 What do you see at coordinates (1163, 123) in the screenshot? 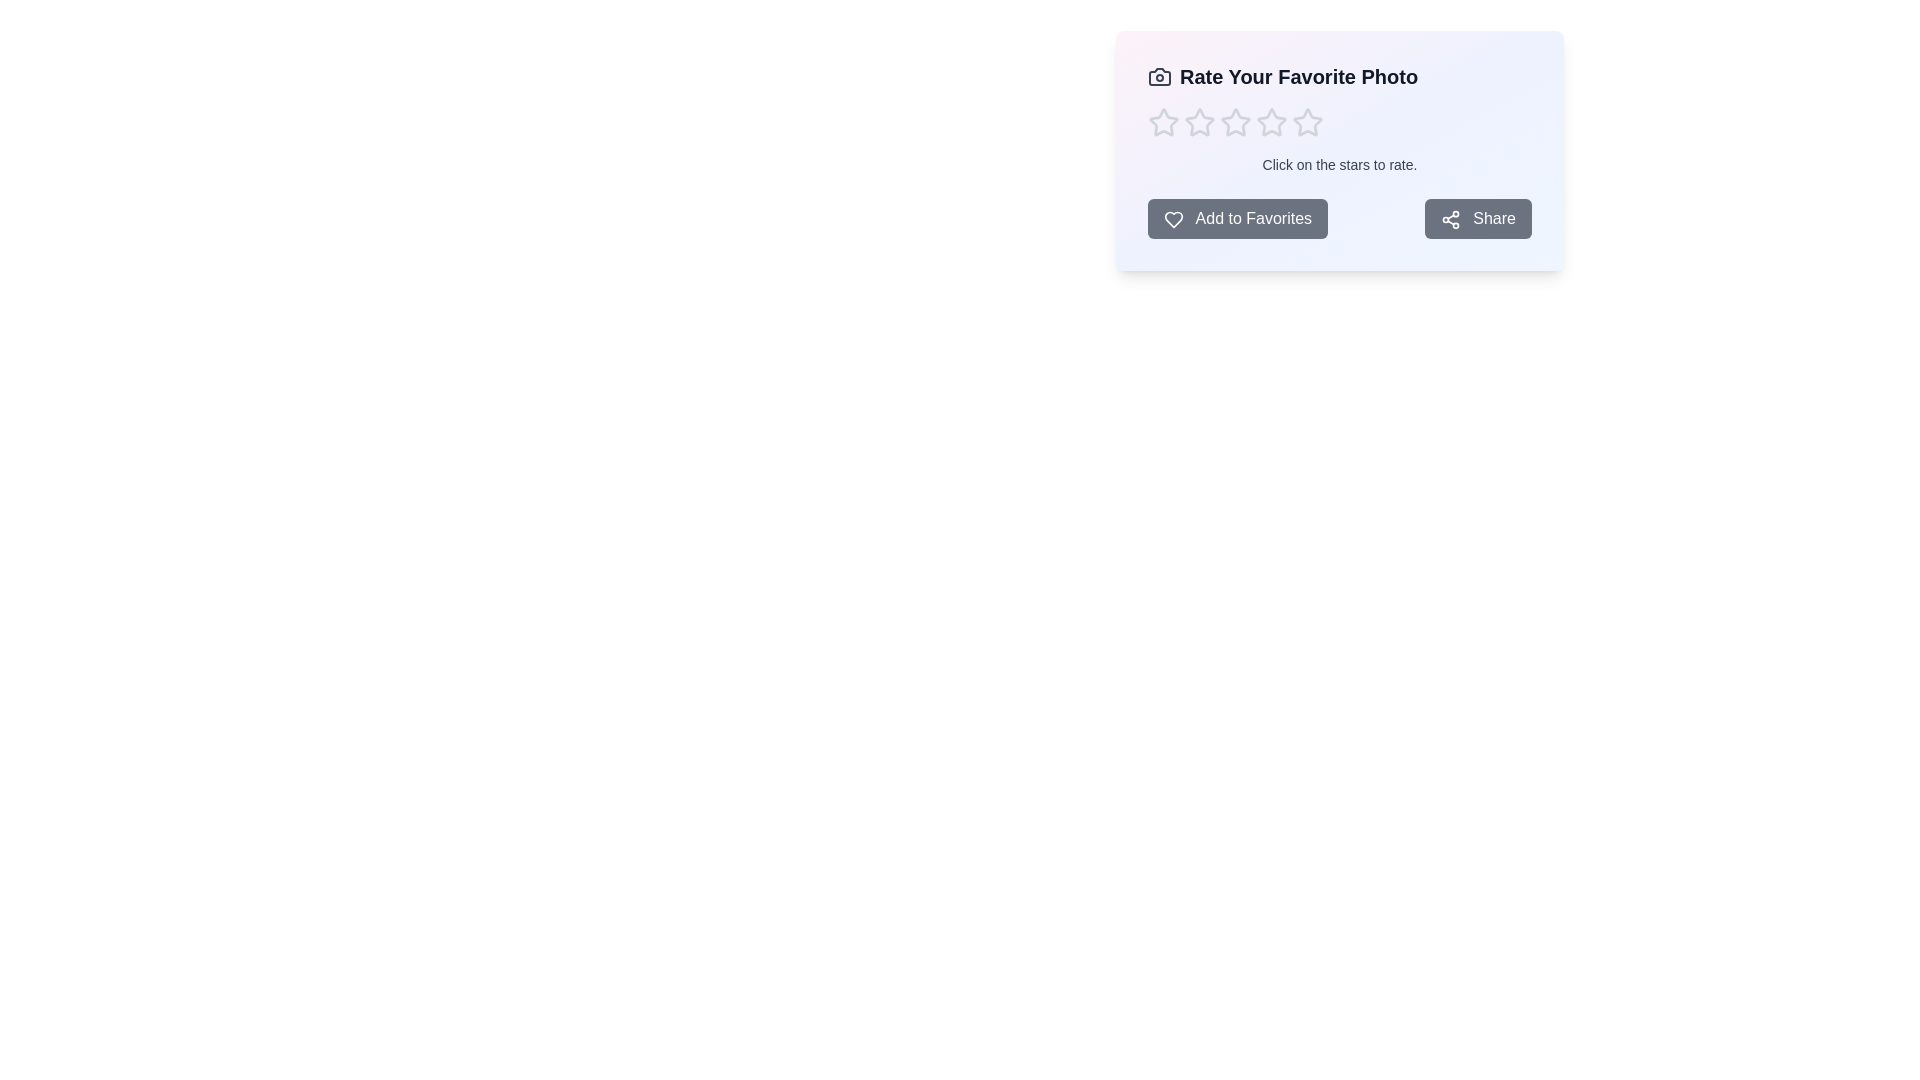
I see `the first star-shaped rating button, which is light gray and outlined, positioned leftmost in the sequence of five stars aligned horizontally below the 'Rate Your Favorite Photo' header, to trigger a tooltip or visual feedback` at bounding box center [1163, 123].